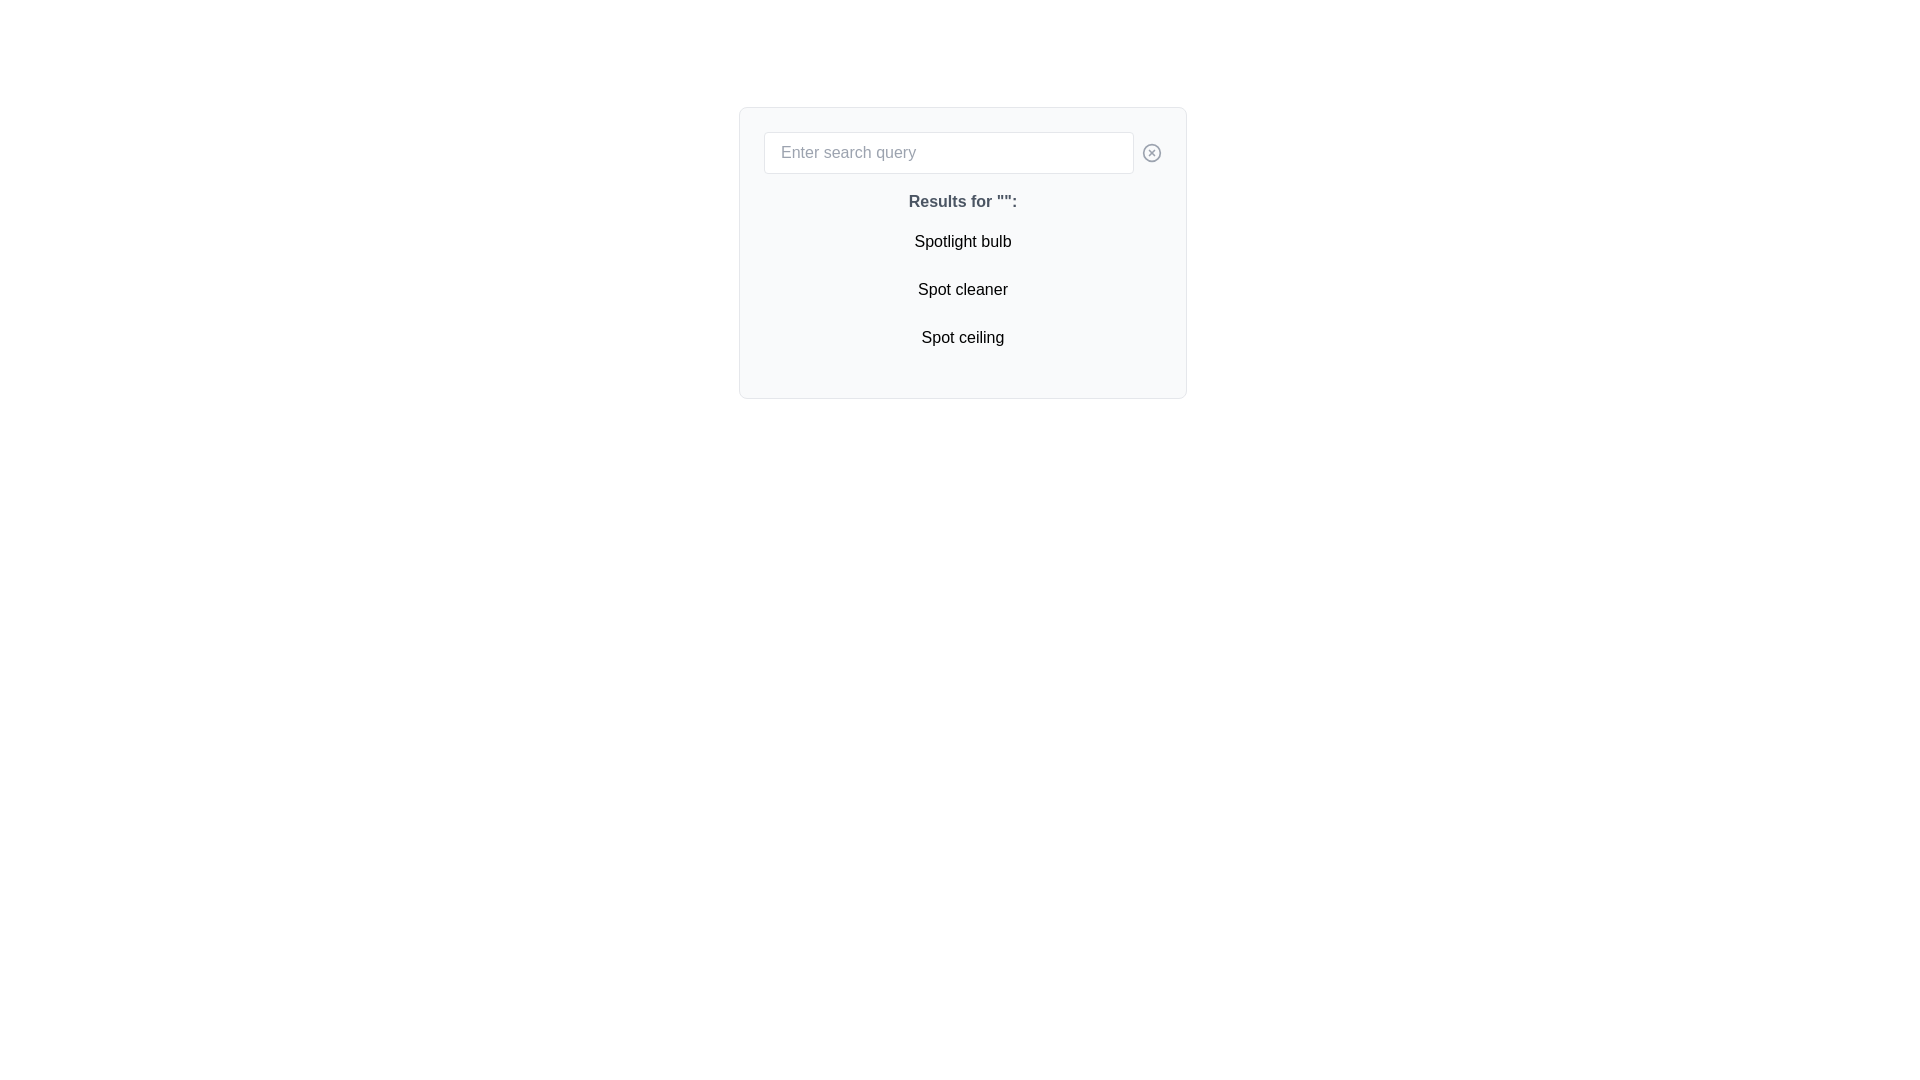 The width and height of the screenshot is (1920, 1080). Describe the element at coordinates (922, 289) in the screenshot. I see `the letter 'S' in the text 'Spot cleaner', which is the first character of the second visible search result in the vertically laid-out list of search results` at that location.